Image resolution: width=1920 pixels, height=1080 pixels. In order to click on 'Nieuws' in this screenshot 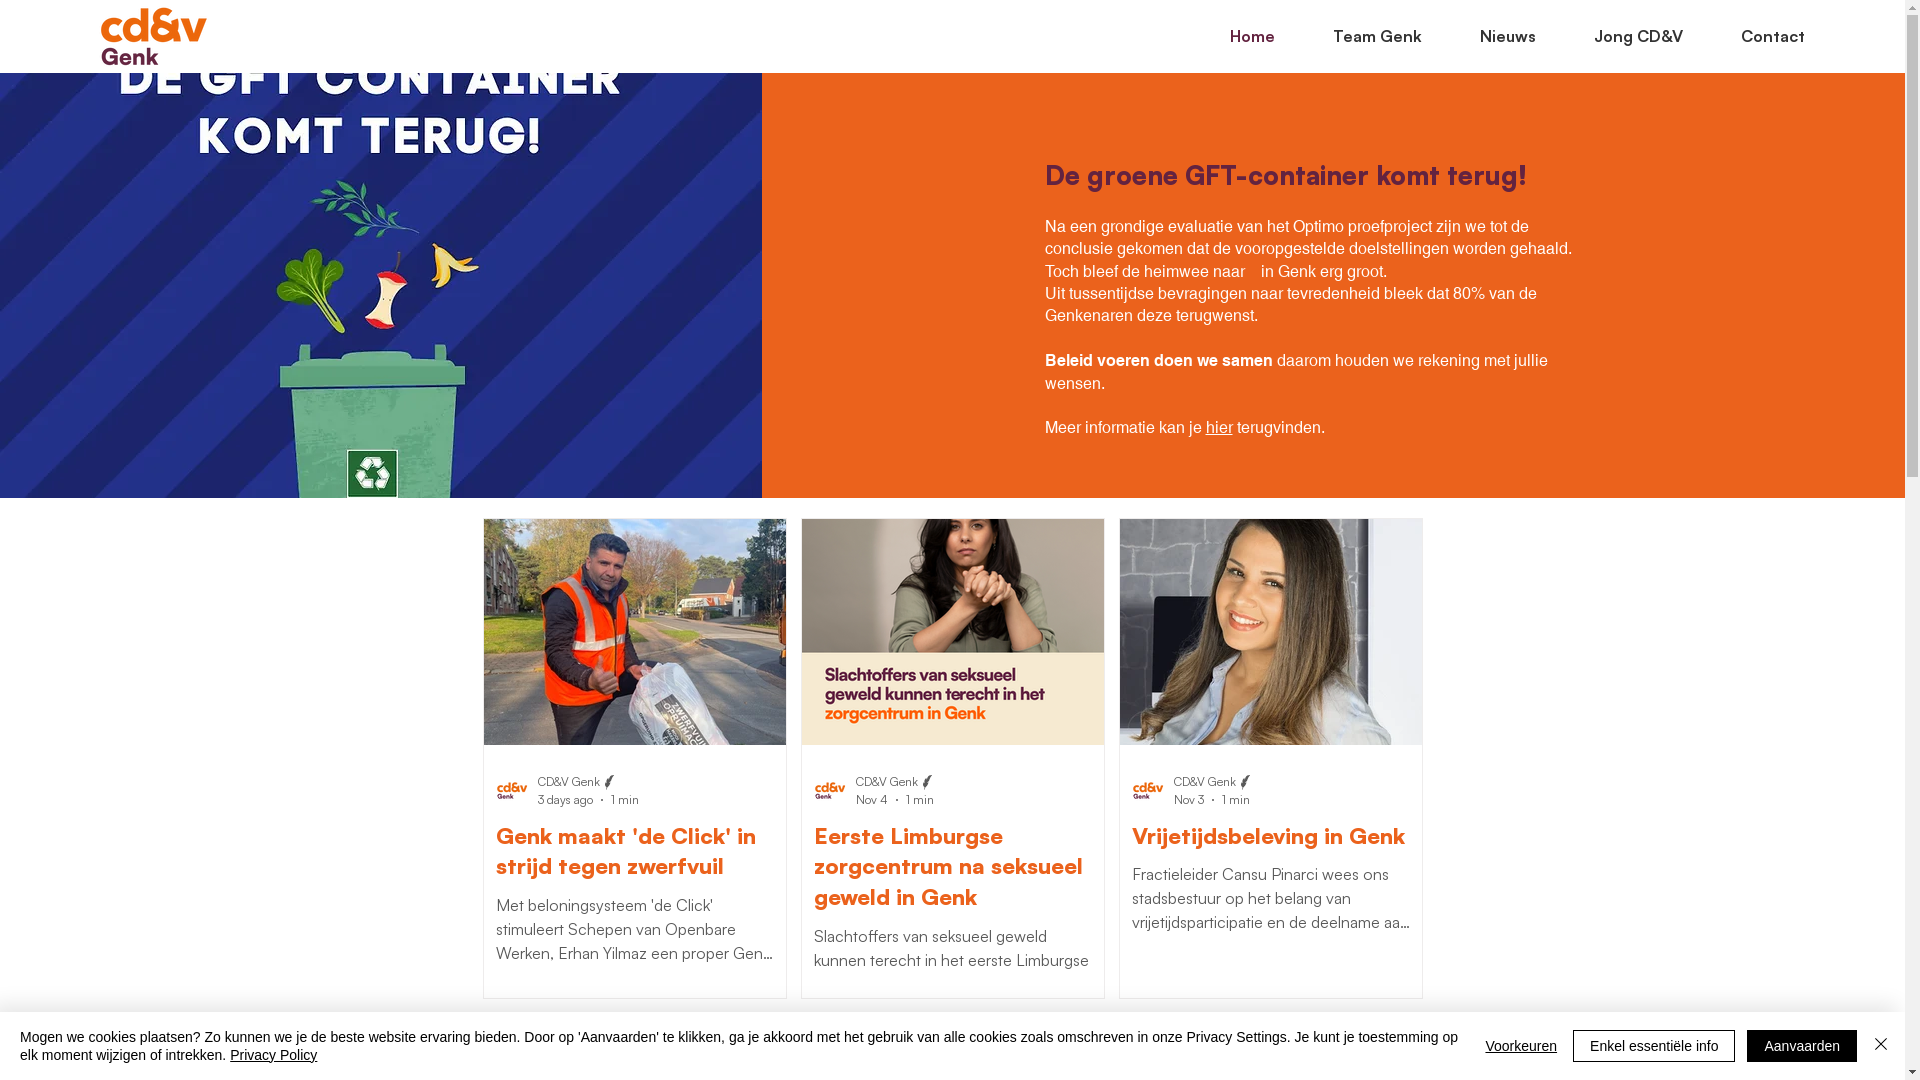, I will do `click(1435, 35)`.